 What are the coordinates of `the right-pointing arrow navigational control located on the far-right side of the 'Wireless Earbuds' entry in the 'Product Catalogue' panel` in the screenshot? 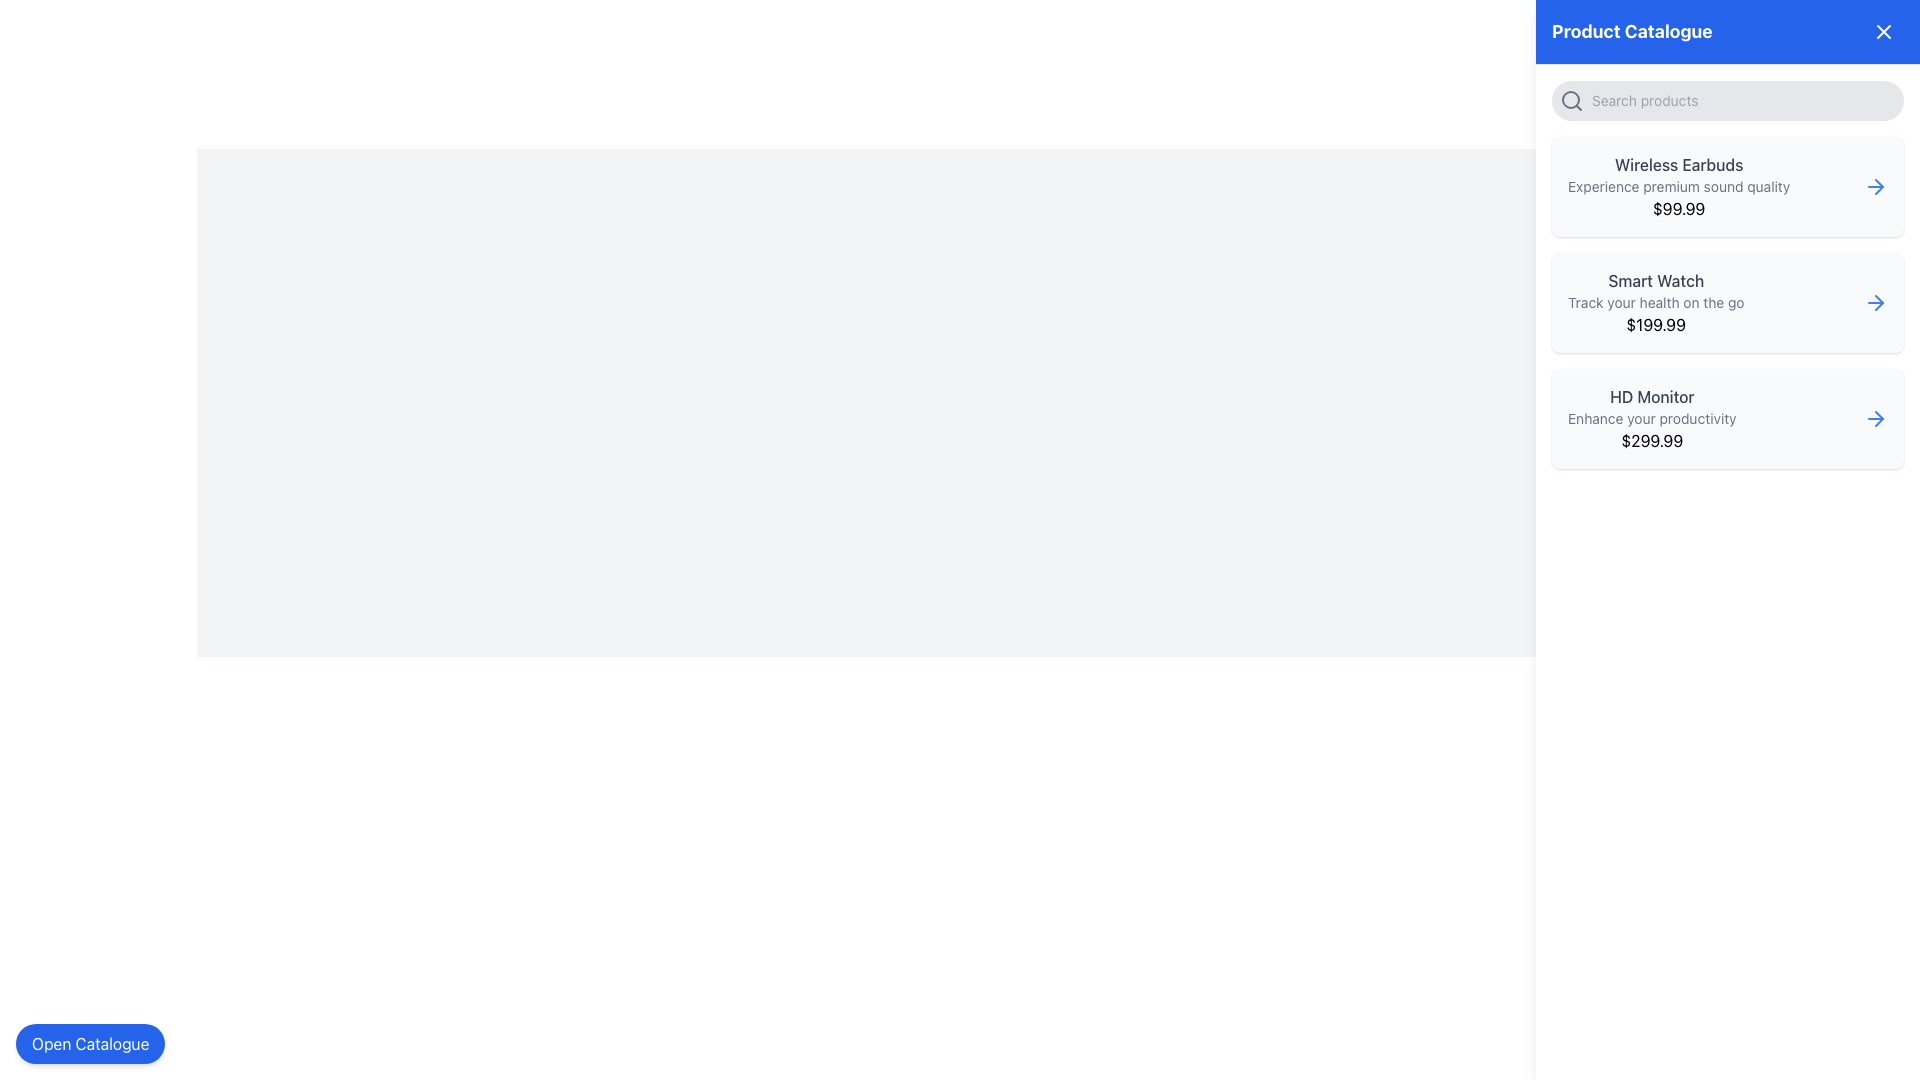 It's located at (1875, 186).